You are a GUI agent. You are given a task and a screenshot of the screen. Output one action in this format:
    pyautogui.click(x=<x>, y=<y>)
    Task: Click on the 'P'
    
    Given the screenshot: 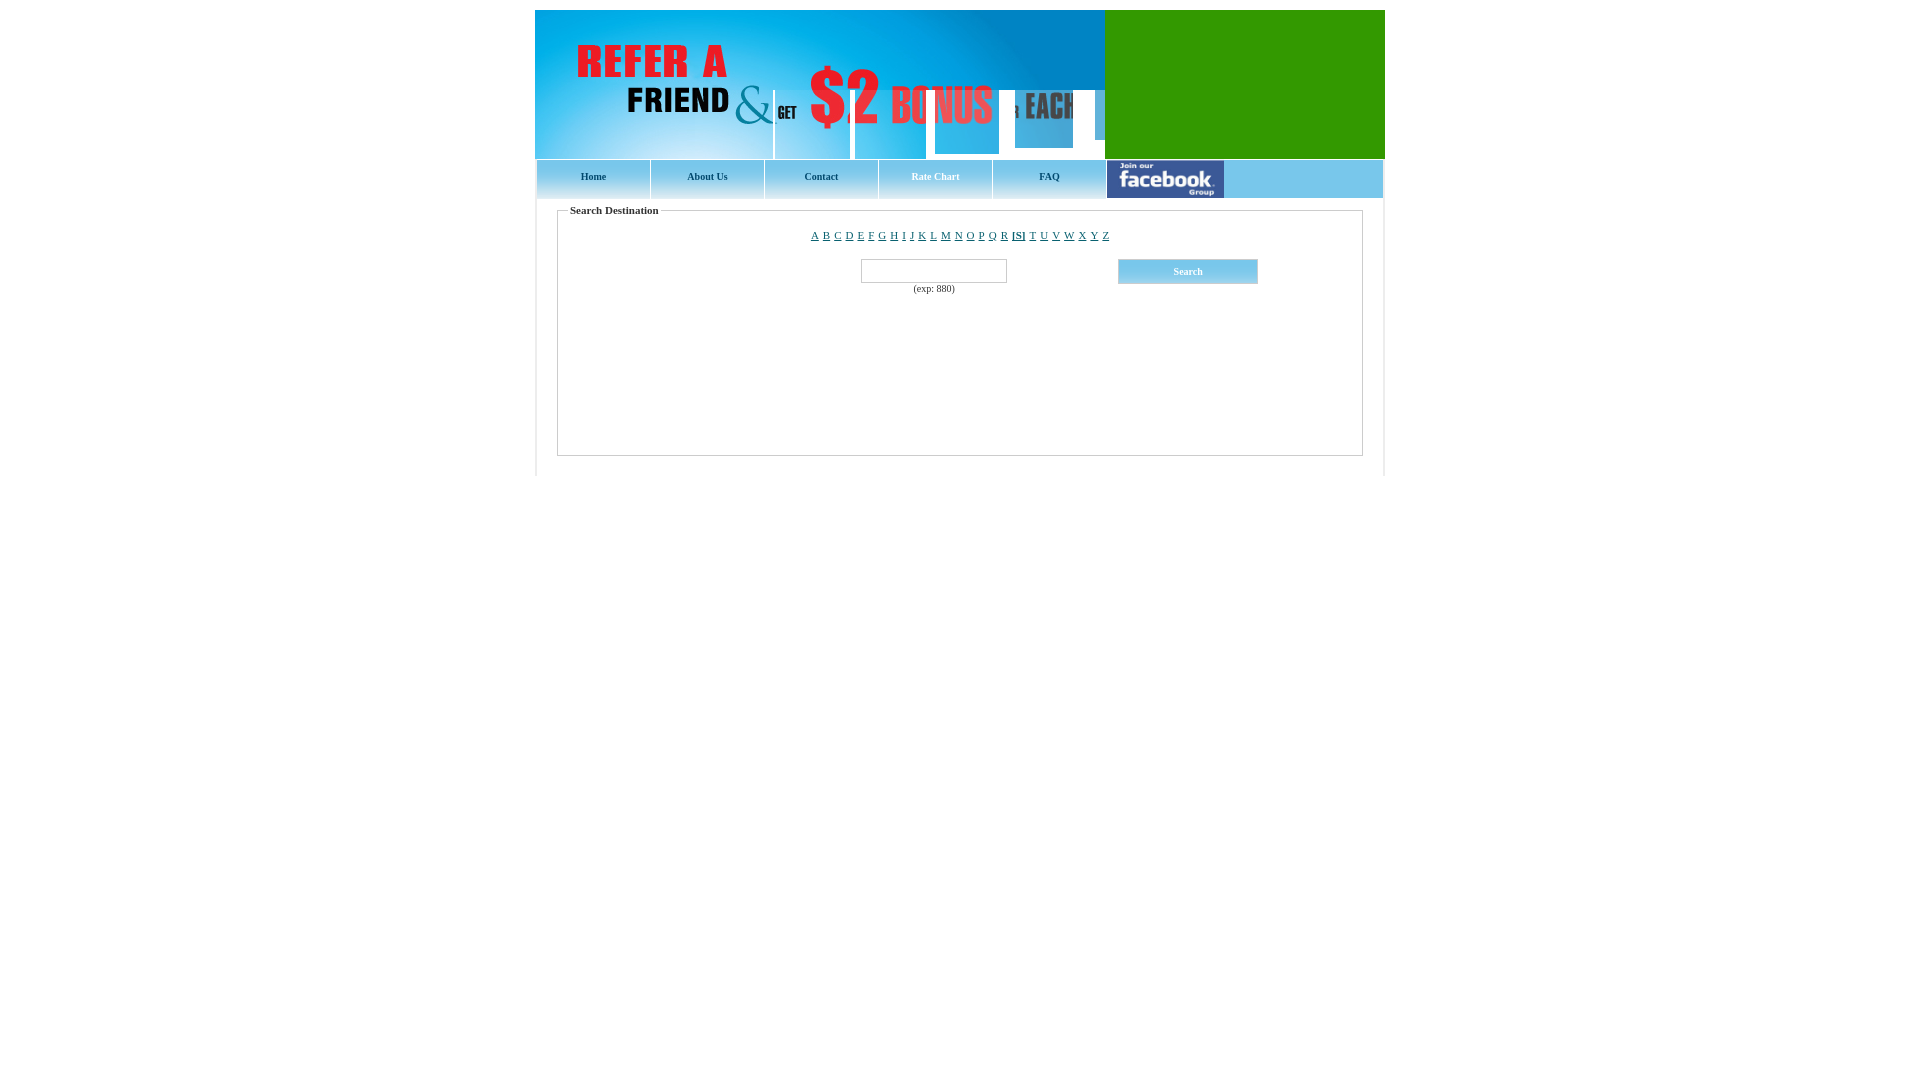 What is the action you would take?
    pyautogui.click(x=982, y=234)
    